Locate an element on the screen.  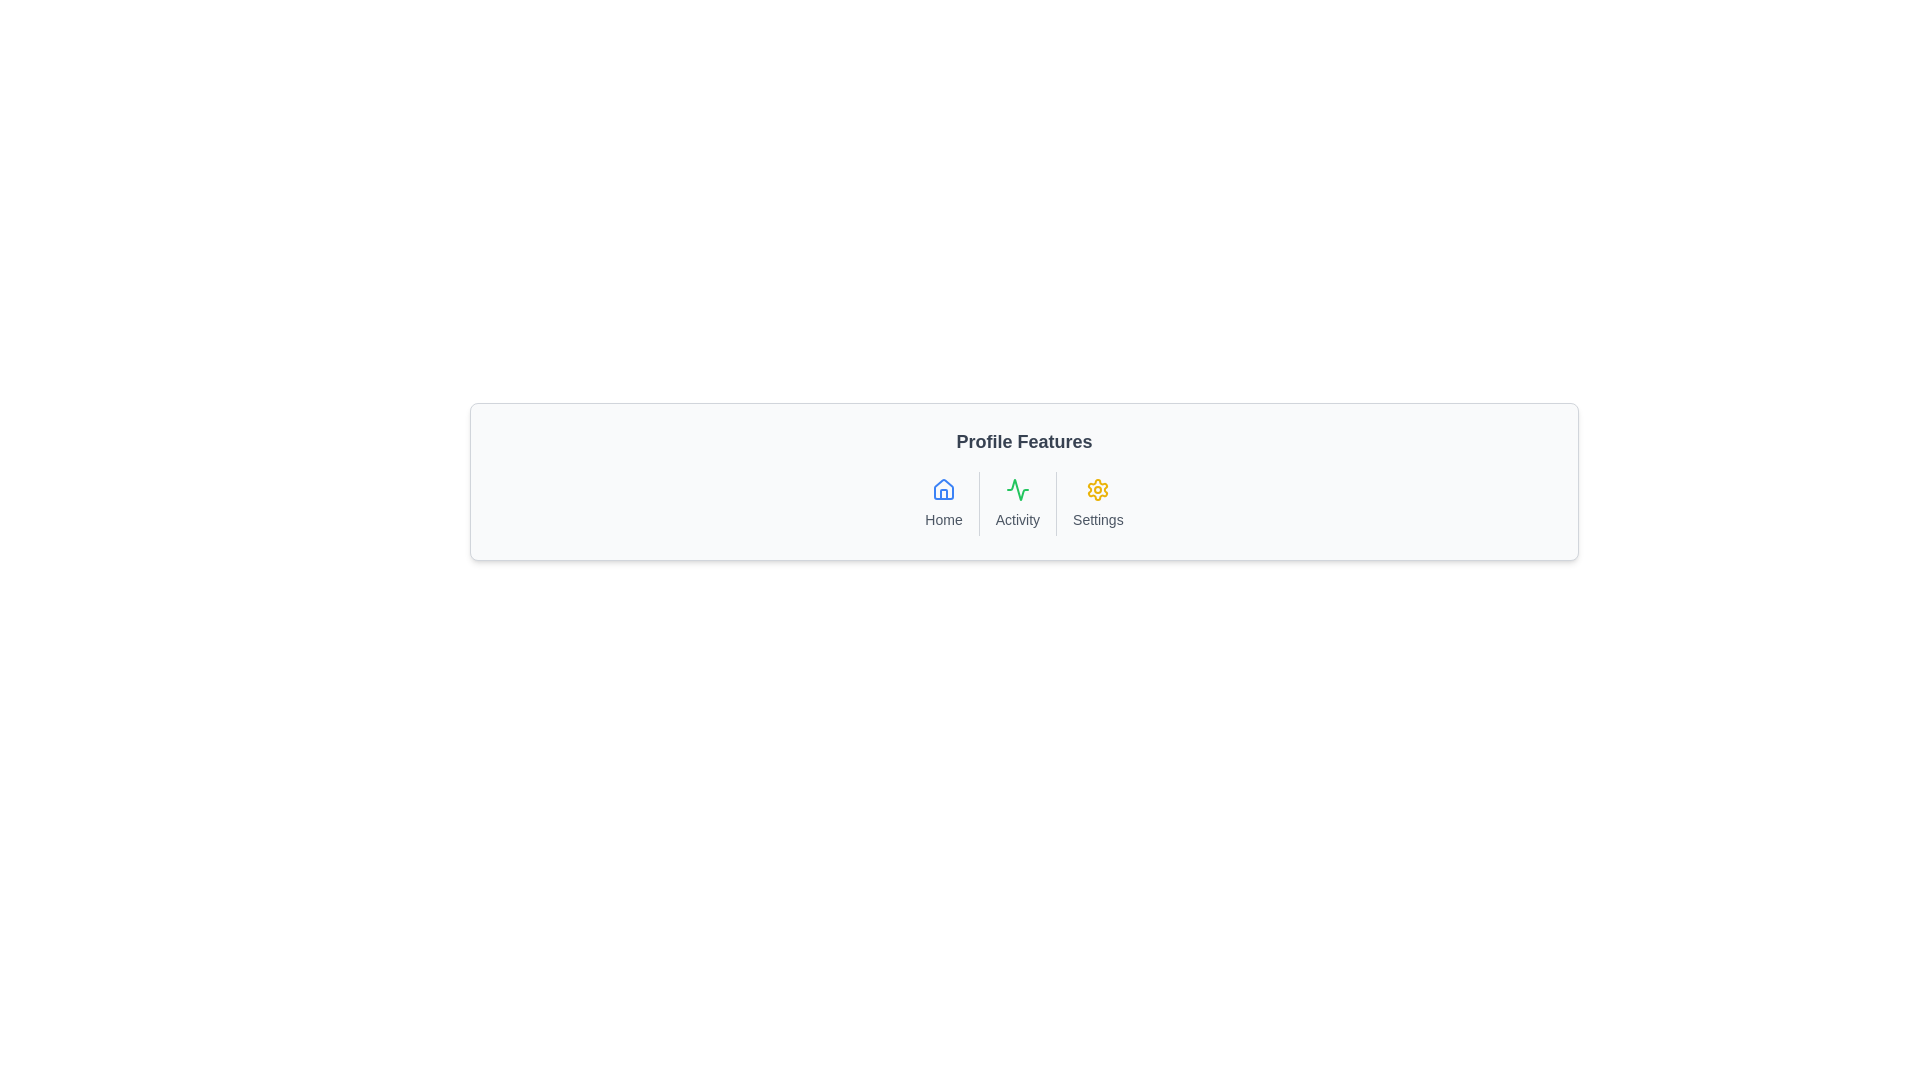
the 'Home' text label, styled with a small font size and gray color, located below the house icon in the 'Profile Features' panel is located at coordinates (943, 519).